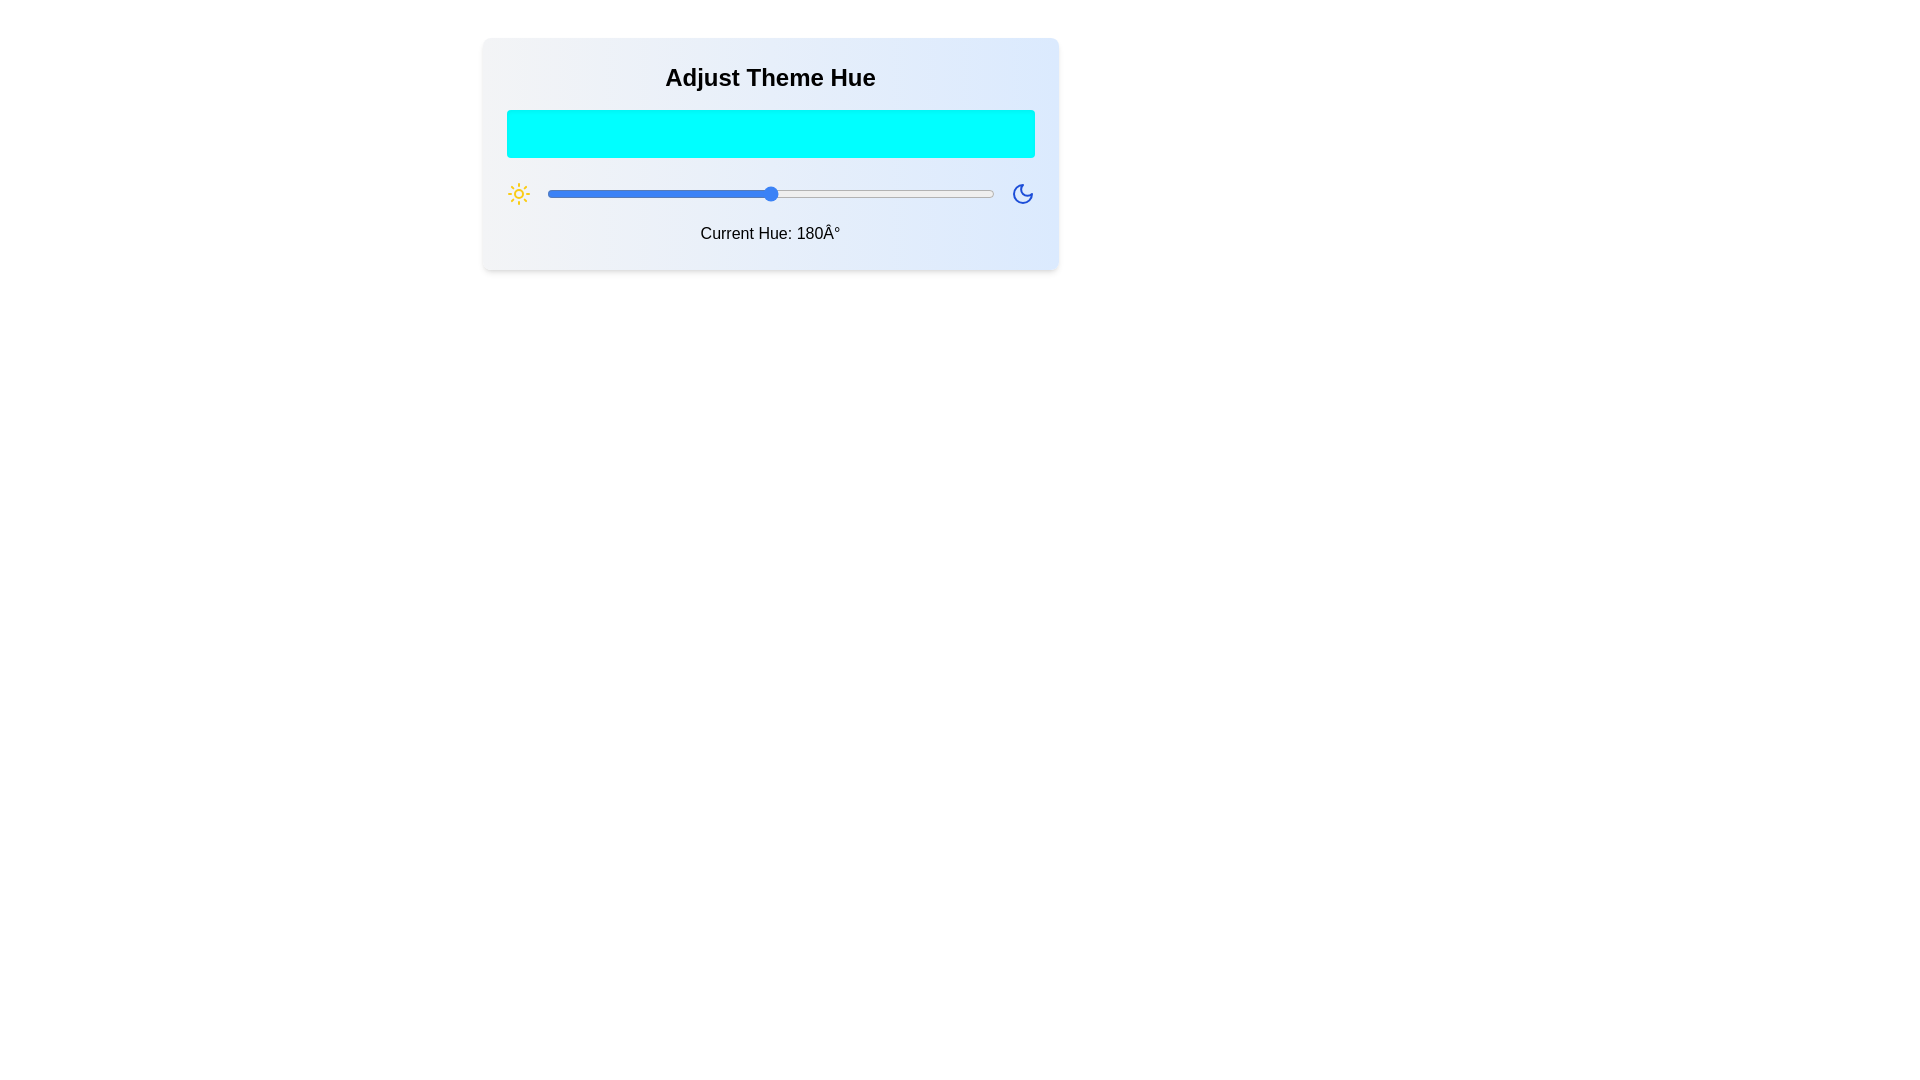 This screenshot has height=1080, width=1920. Describe the element at coordinates (848, 193) in the screenshot. I see `the hue to 243 degrees by dragging the slider` at that location.